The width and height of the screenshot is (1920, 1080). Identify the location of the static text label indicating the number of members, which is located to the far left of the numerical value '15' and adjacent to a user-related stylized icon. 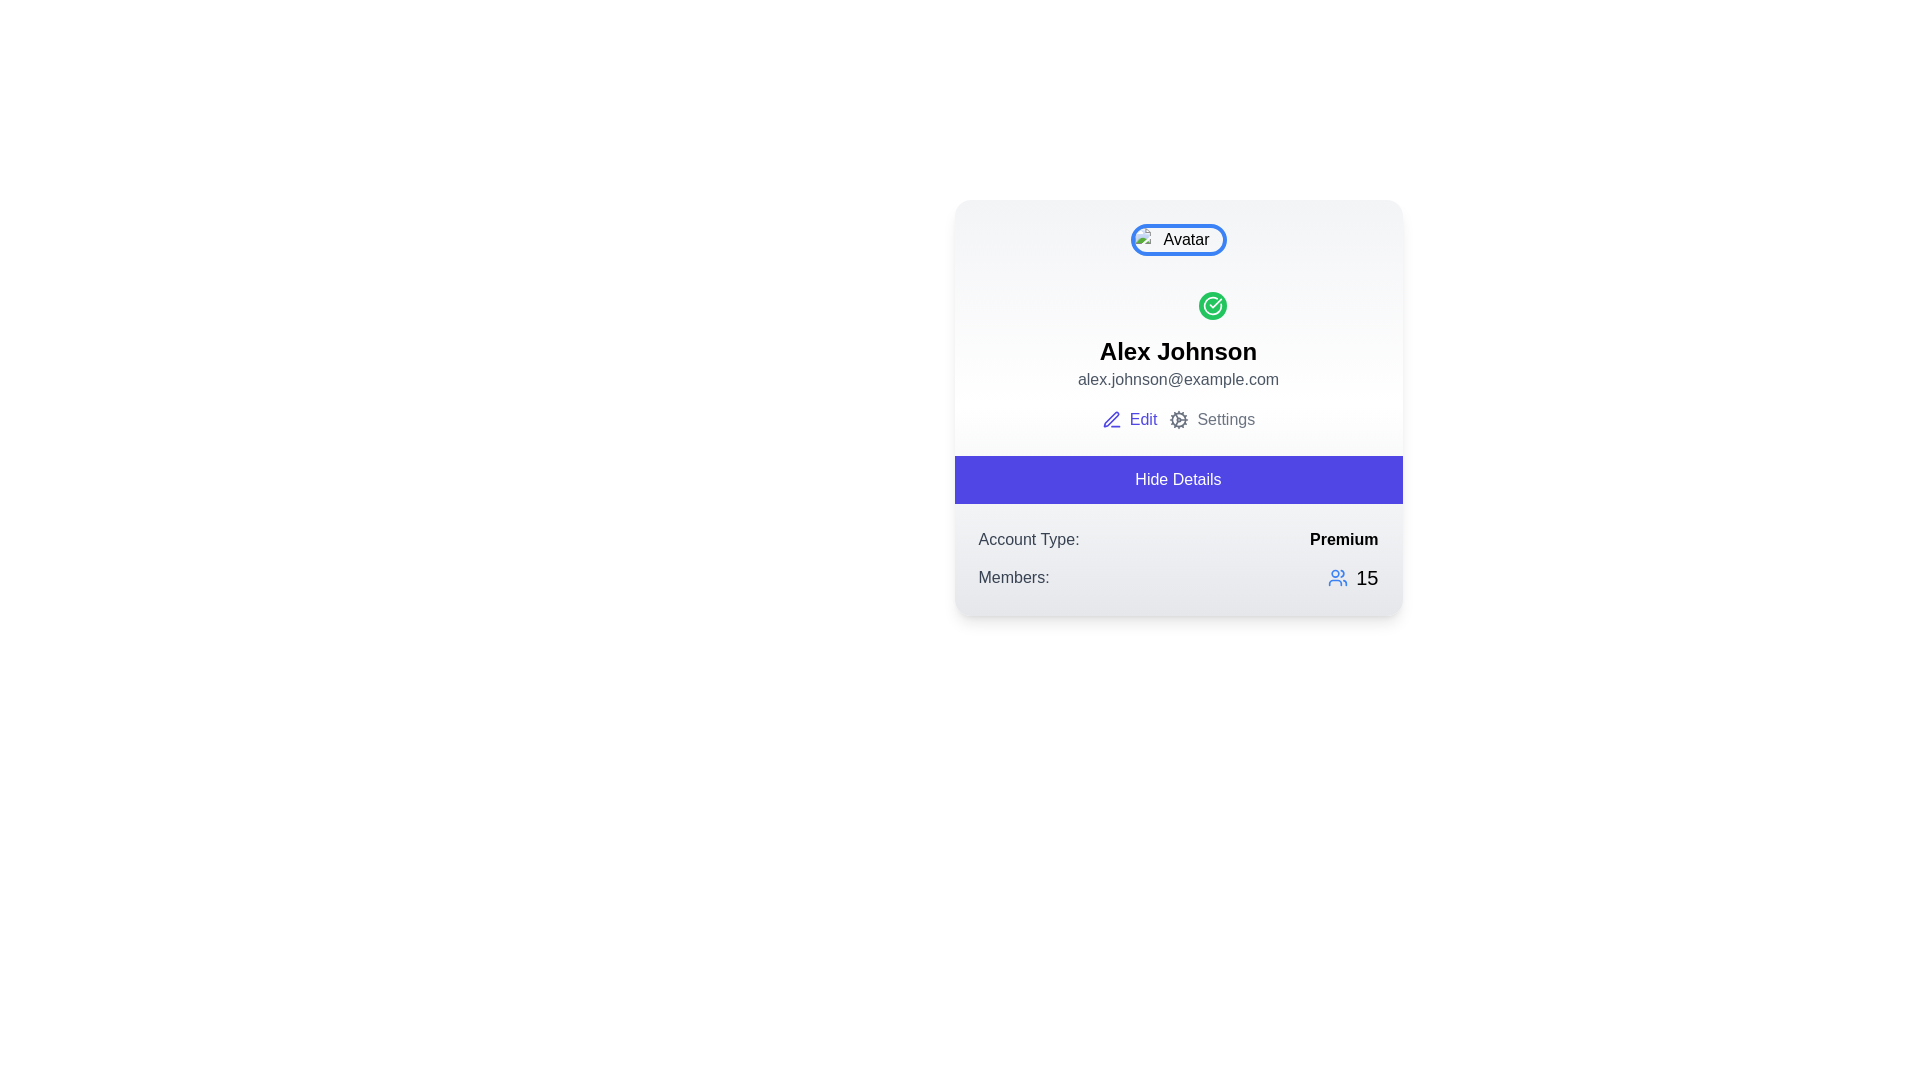
(1014, 578).